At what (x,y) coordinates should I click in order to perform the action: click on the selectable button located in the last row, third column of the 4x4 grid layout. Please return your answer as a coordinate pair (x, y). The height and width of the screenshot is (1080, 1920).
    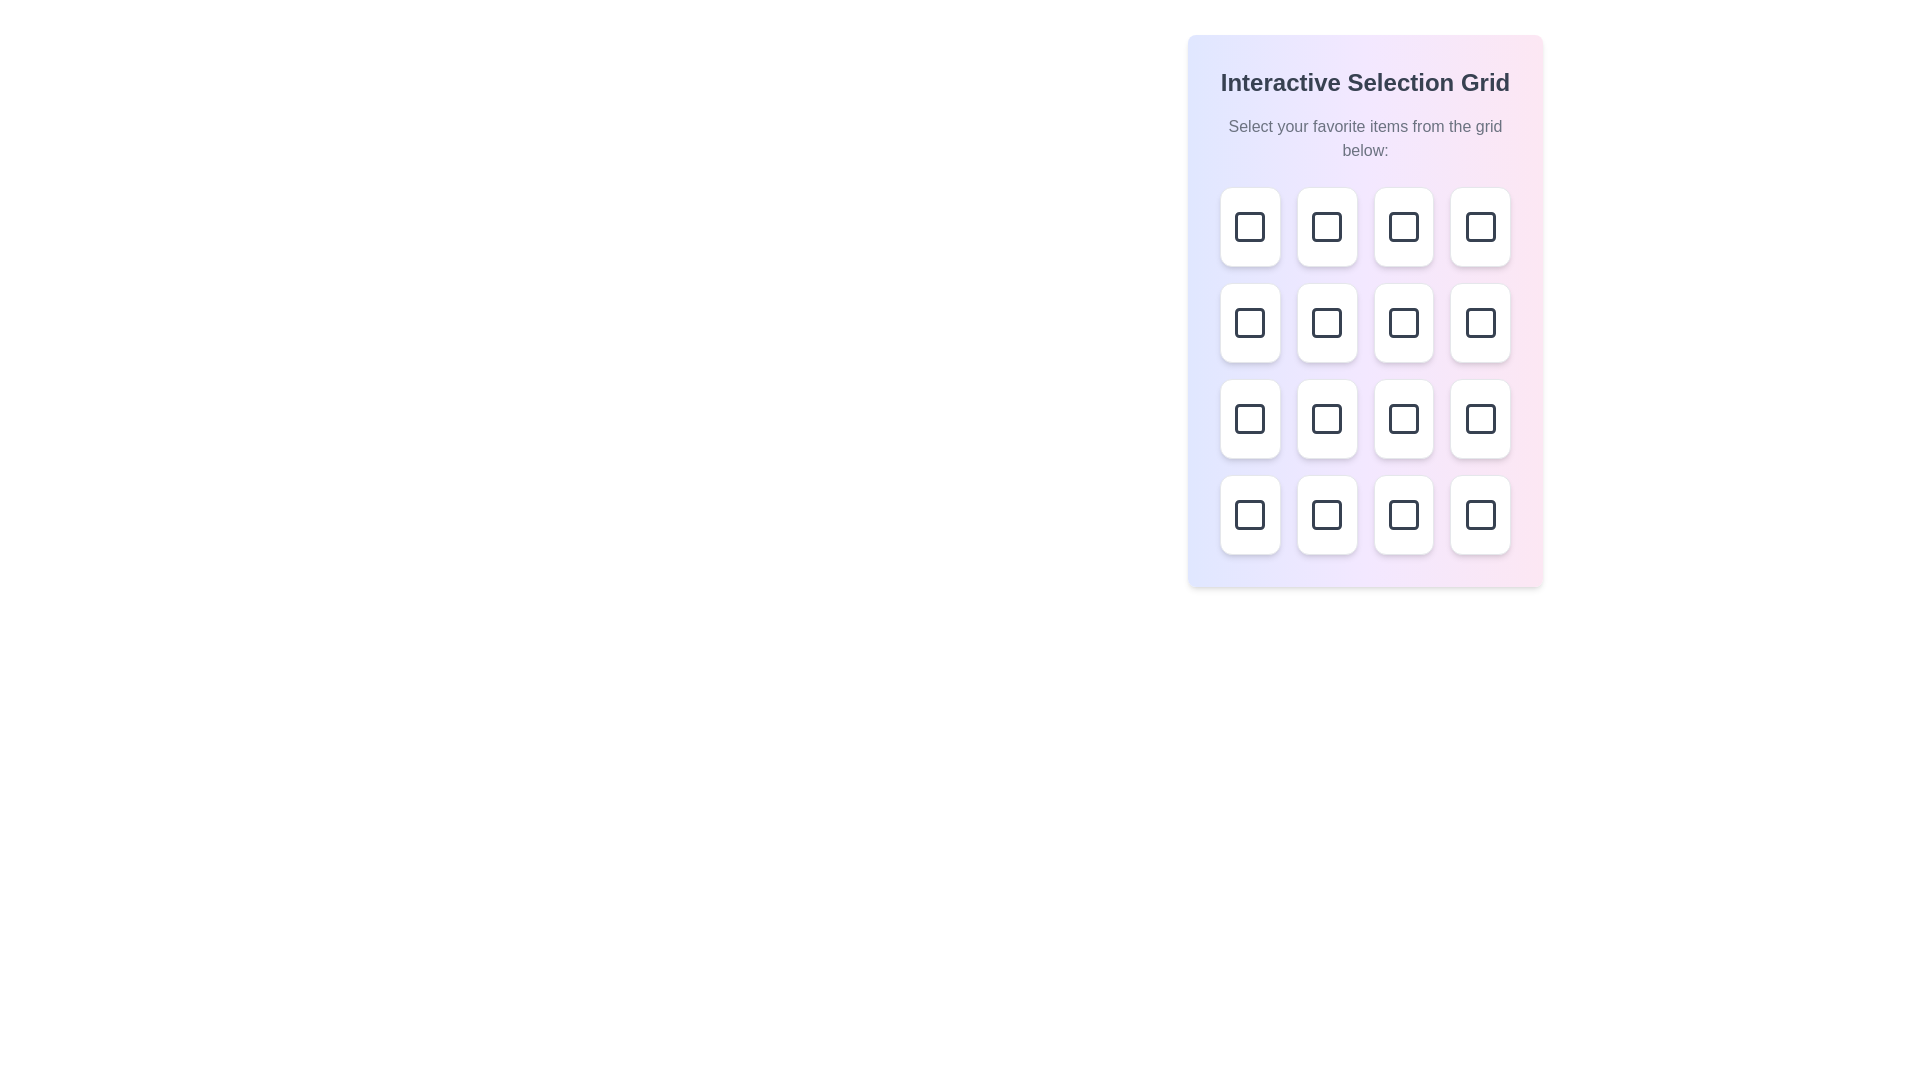
    Looking at the image, I should click on (1402, 514).